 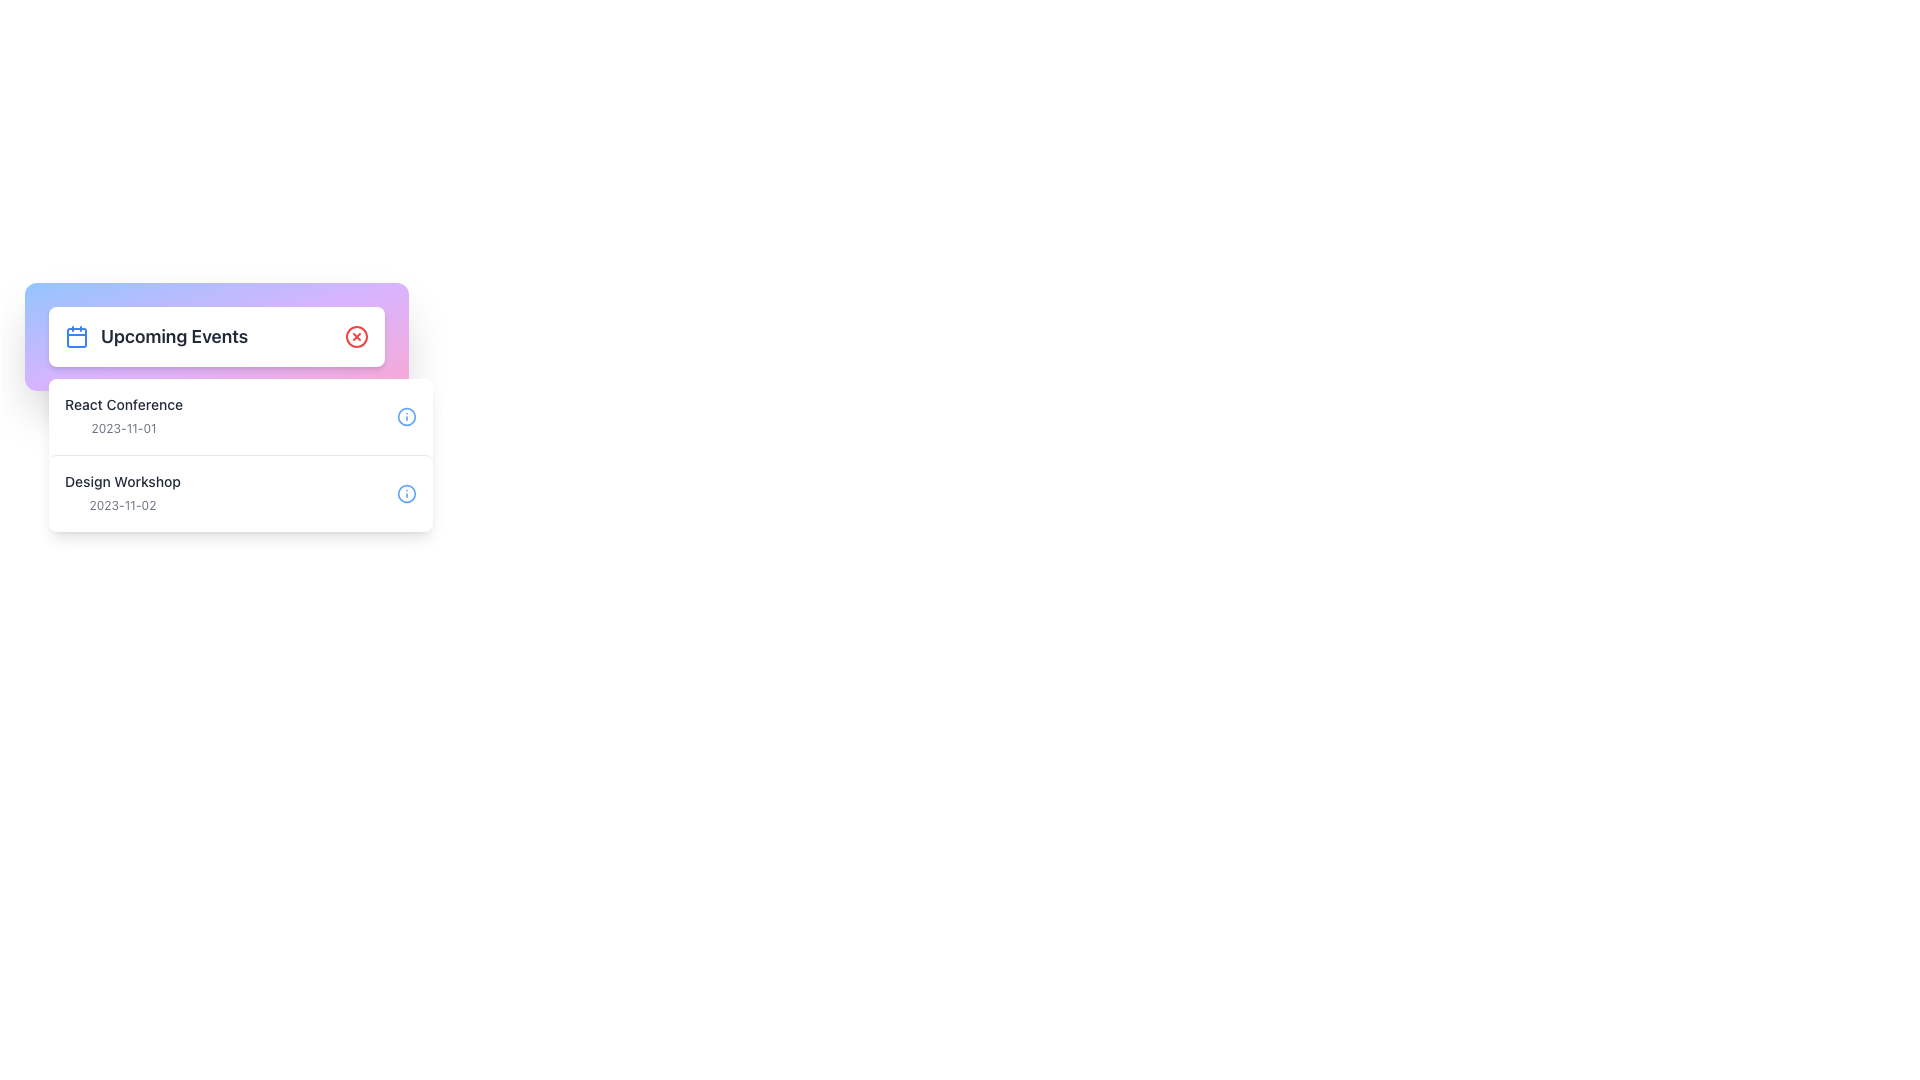 What do you see at coordinates (76, 335) in the screenshot?
I see `the calendar icon located to the left of the 'Upcoming Events' header` at bounding box center [76, 335].